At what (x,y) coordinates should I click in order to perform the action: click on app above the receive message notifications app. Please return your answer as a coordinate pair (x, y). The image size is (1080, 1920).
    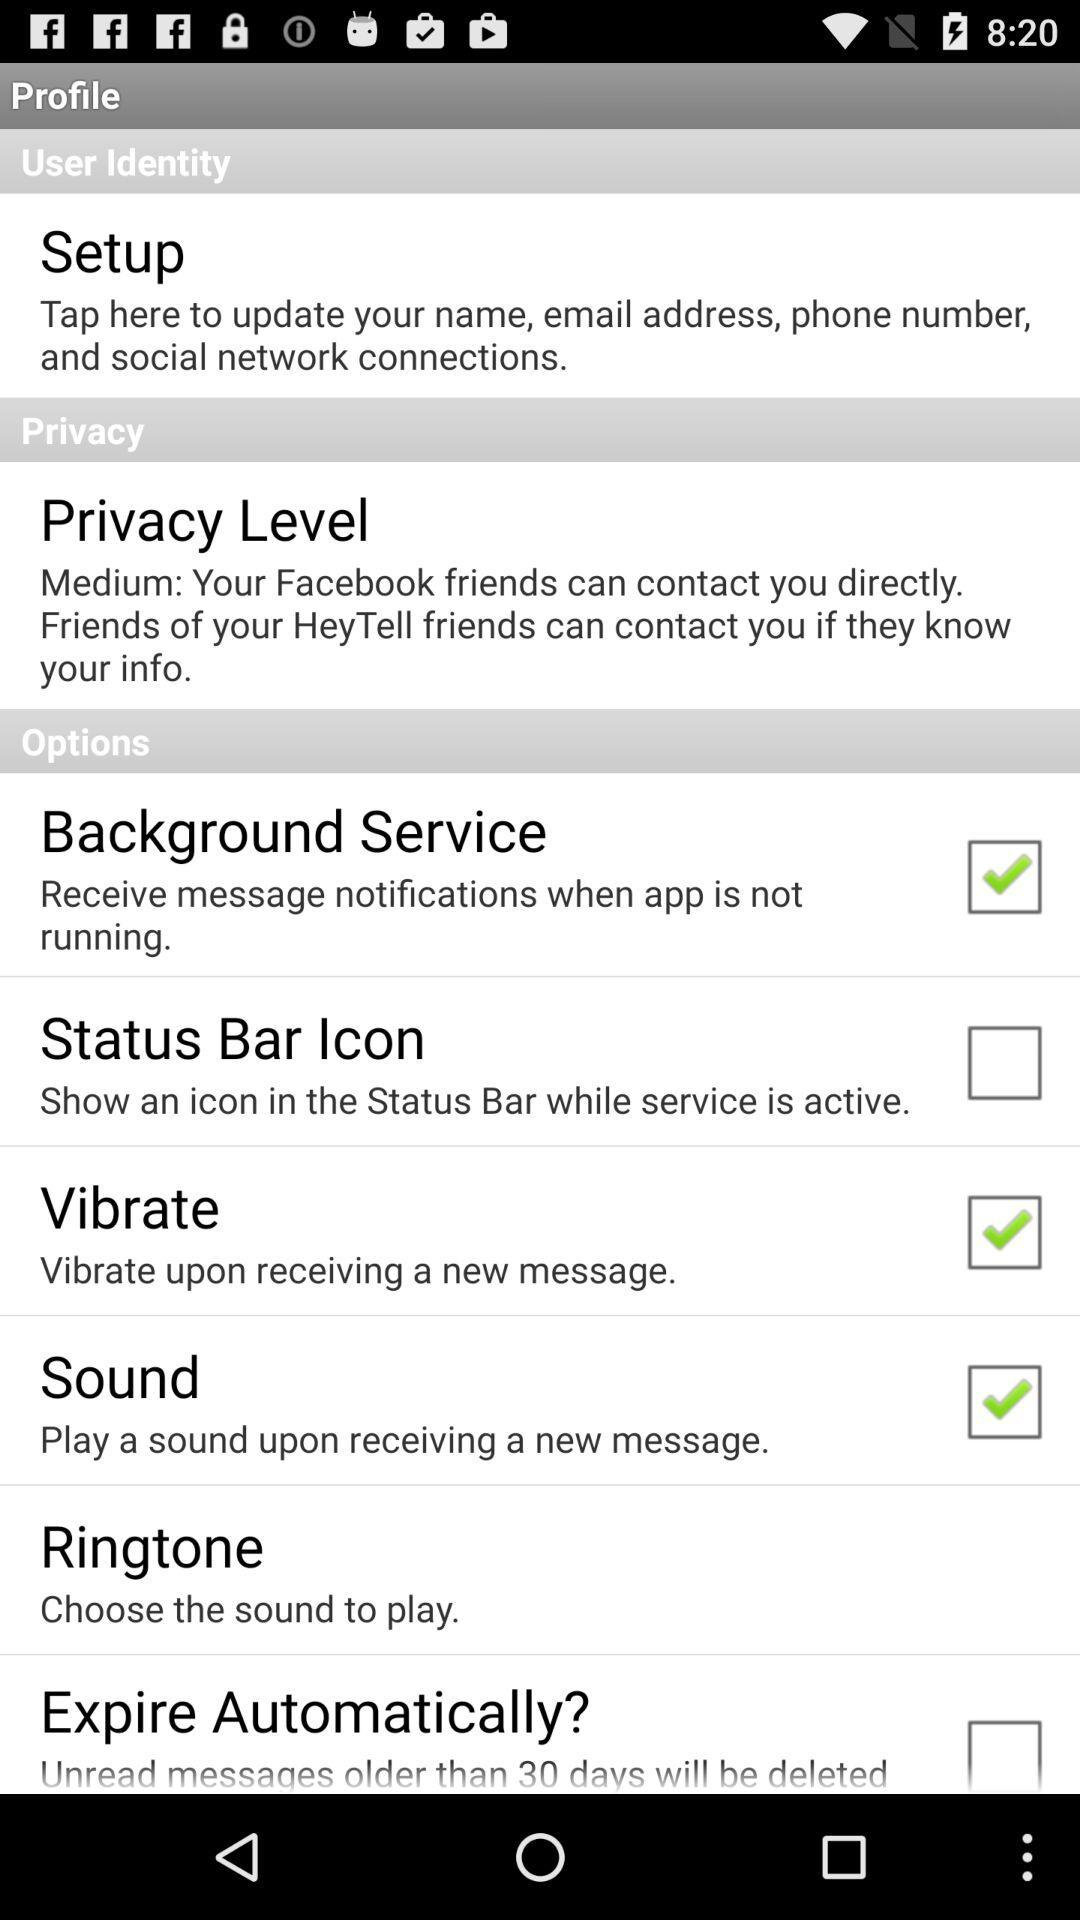
    Looking at the image, I should click on (293, 829).